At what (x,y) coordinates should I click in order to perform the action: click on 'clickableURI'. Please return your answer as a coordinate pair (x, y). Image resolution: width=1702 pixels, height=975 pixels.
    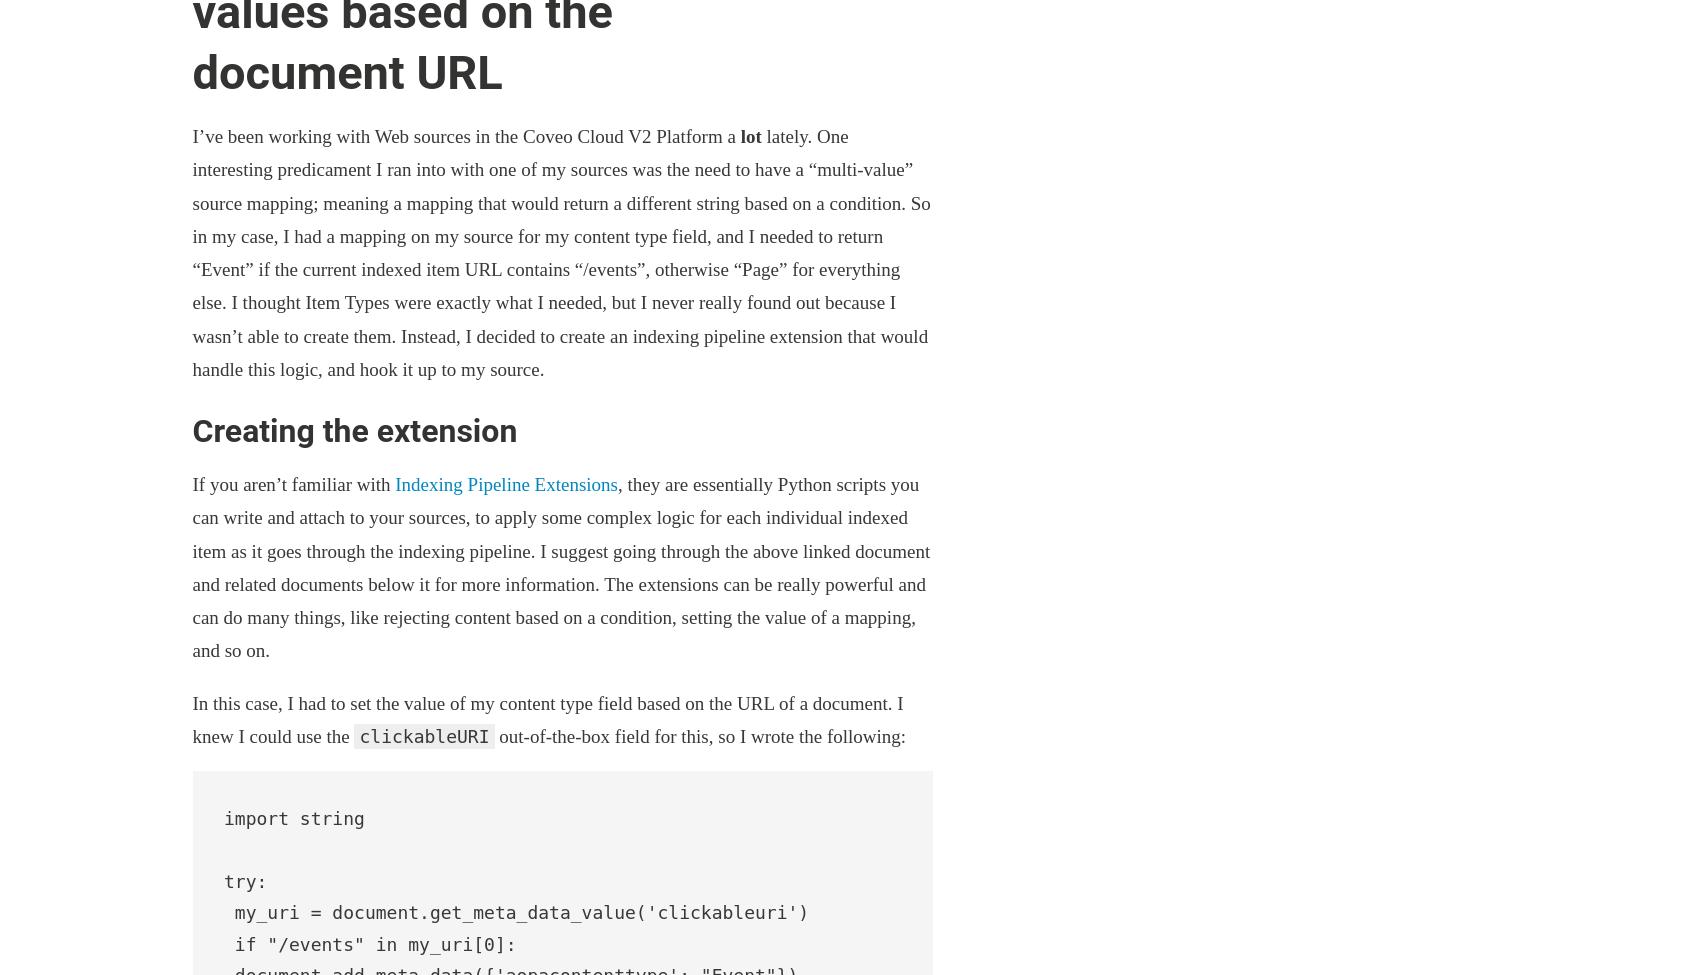
    Looking at the image, I should click on (423, 734).